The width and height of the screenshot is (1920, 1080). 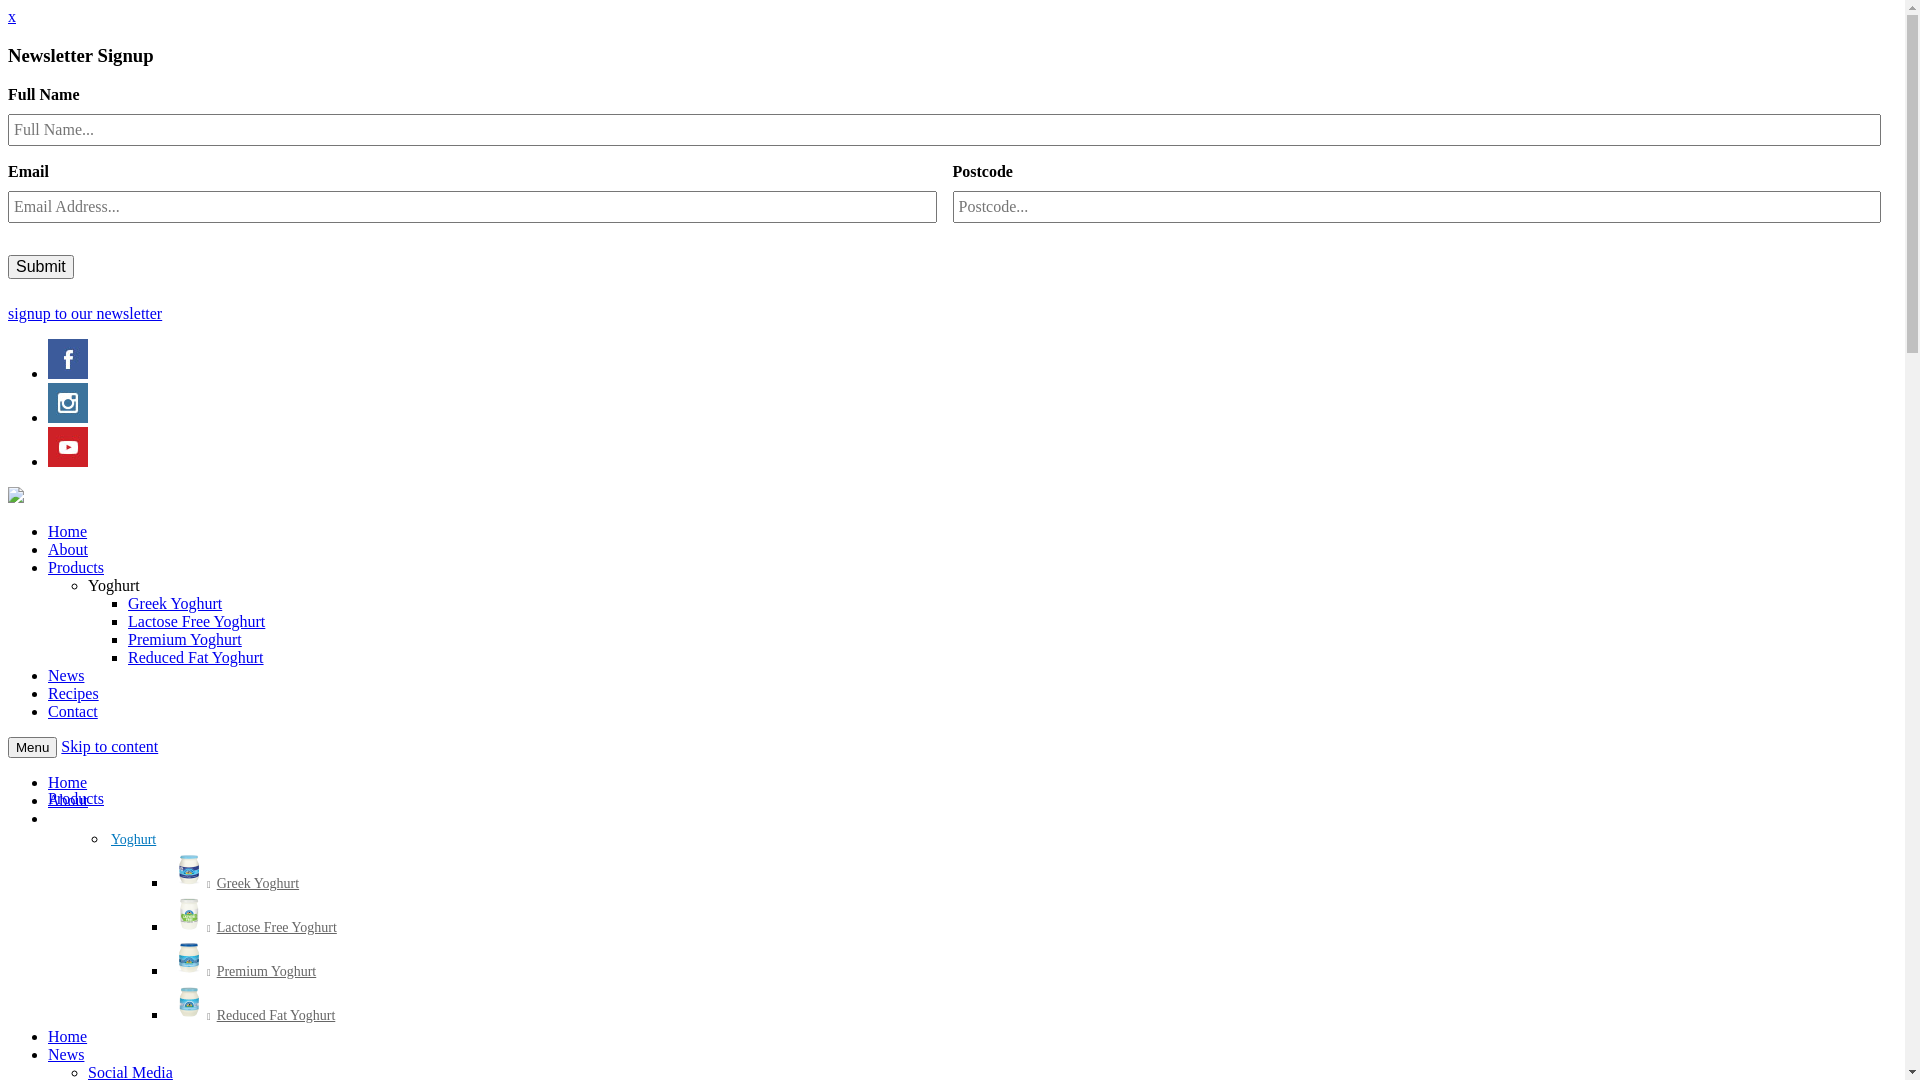 What do you see at coordinates (41, 265) in the screenshot?
I see `'Submit'` at bounding box center [41, 265].